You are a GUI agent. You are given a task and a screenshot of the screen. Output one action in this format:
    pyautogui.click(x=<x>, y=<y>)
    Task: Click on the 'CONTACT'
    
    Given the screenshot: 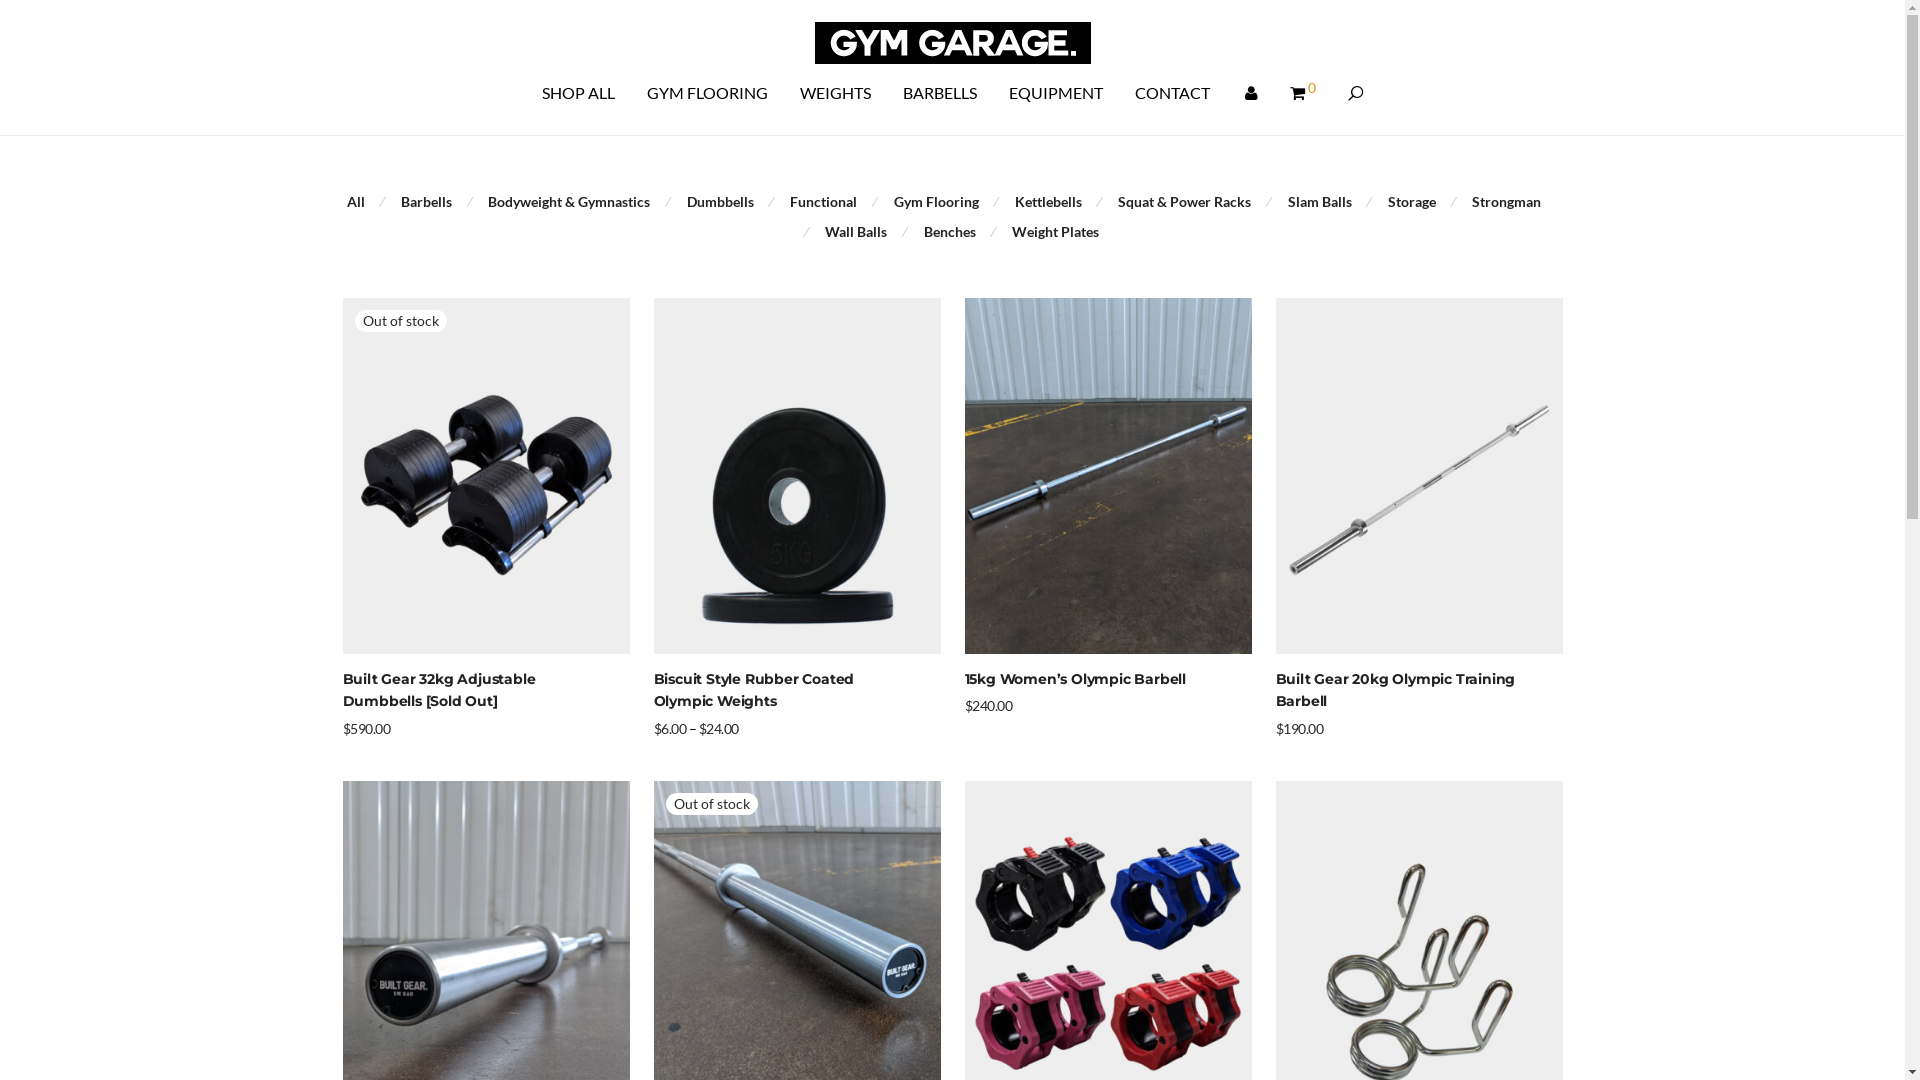 What is the action you would take?
    pyautogui.click(x=1171, y=92)
    